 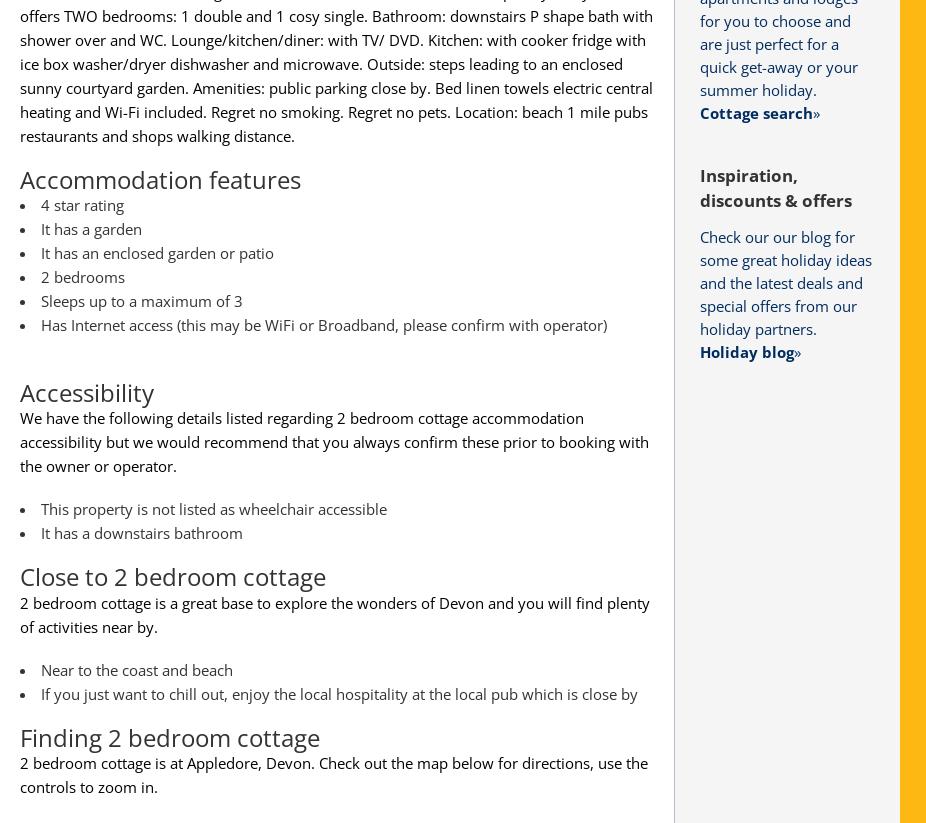 I want to click on 'We have the following details listed regarding 2 bedroom cottage accommodation accessibility but we would recommend that you always confirm these prior to booking with the owner or operator.', so click(x=334, y=442).